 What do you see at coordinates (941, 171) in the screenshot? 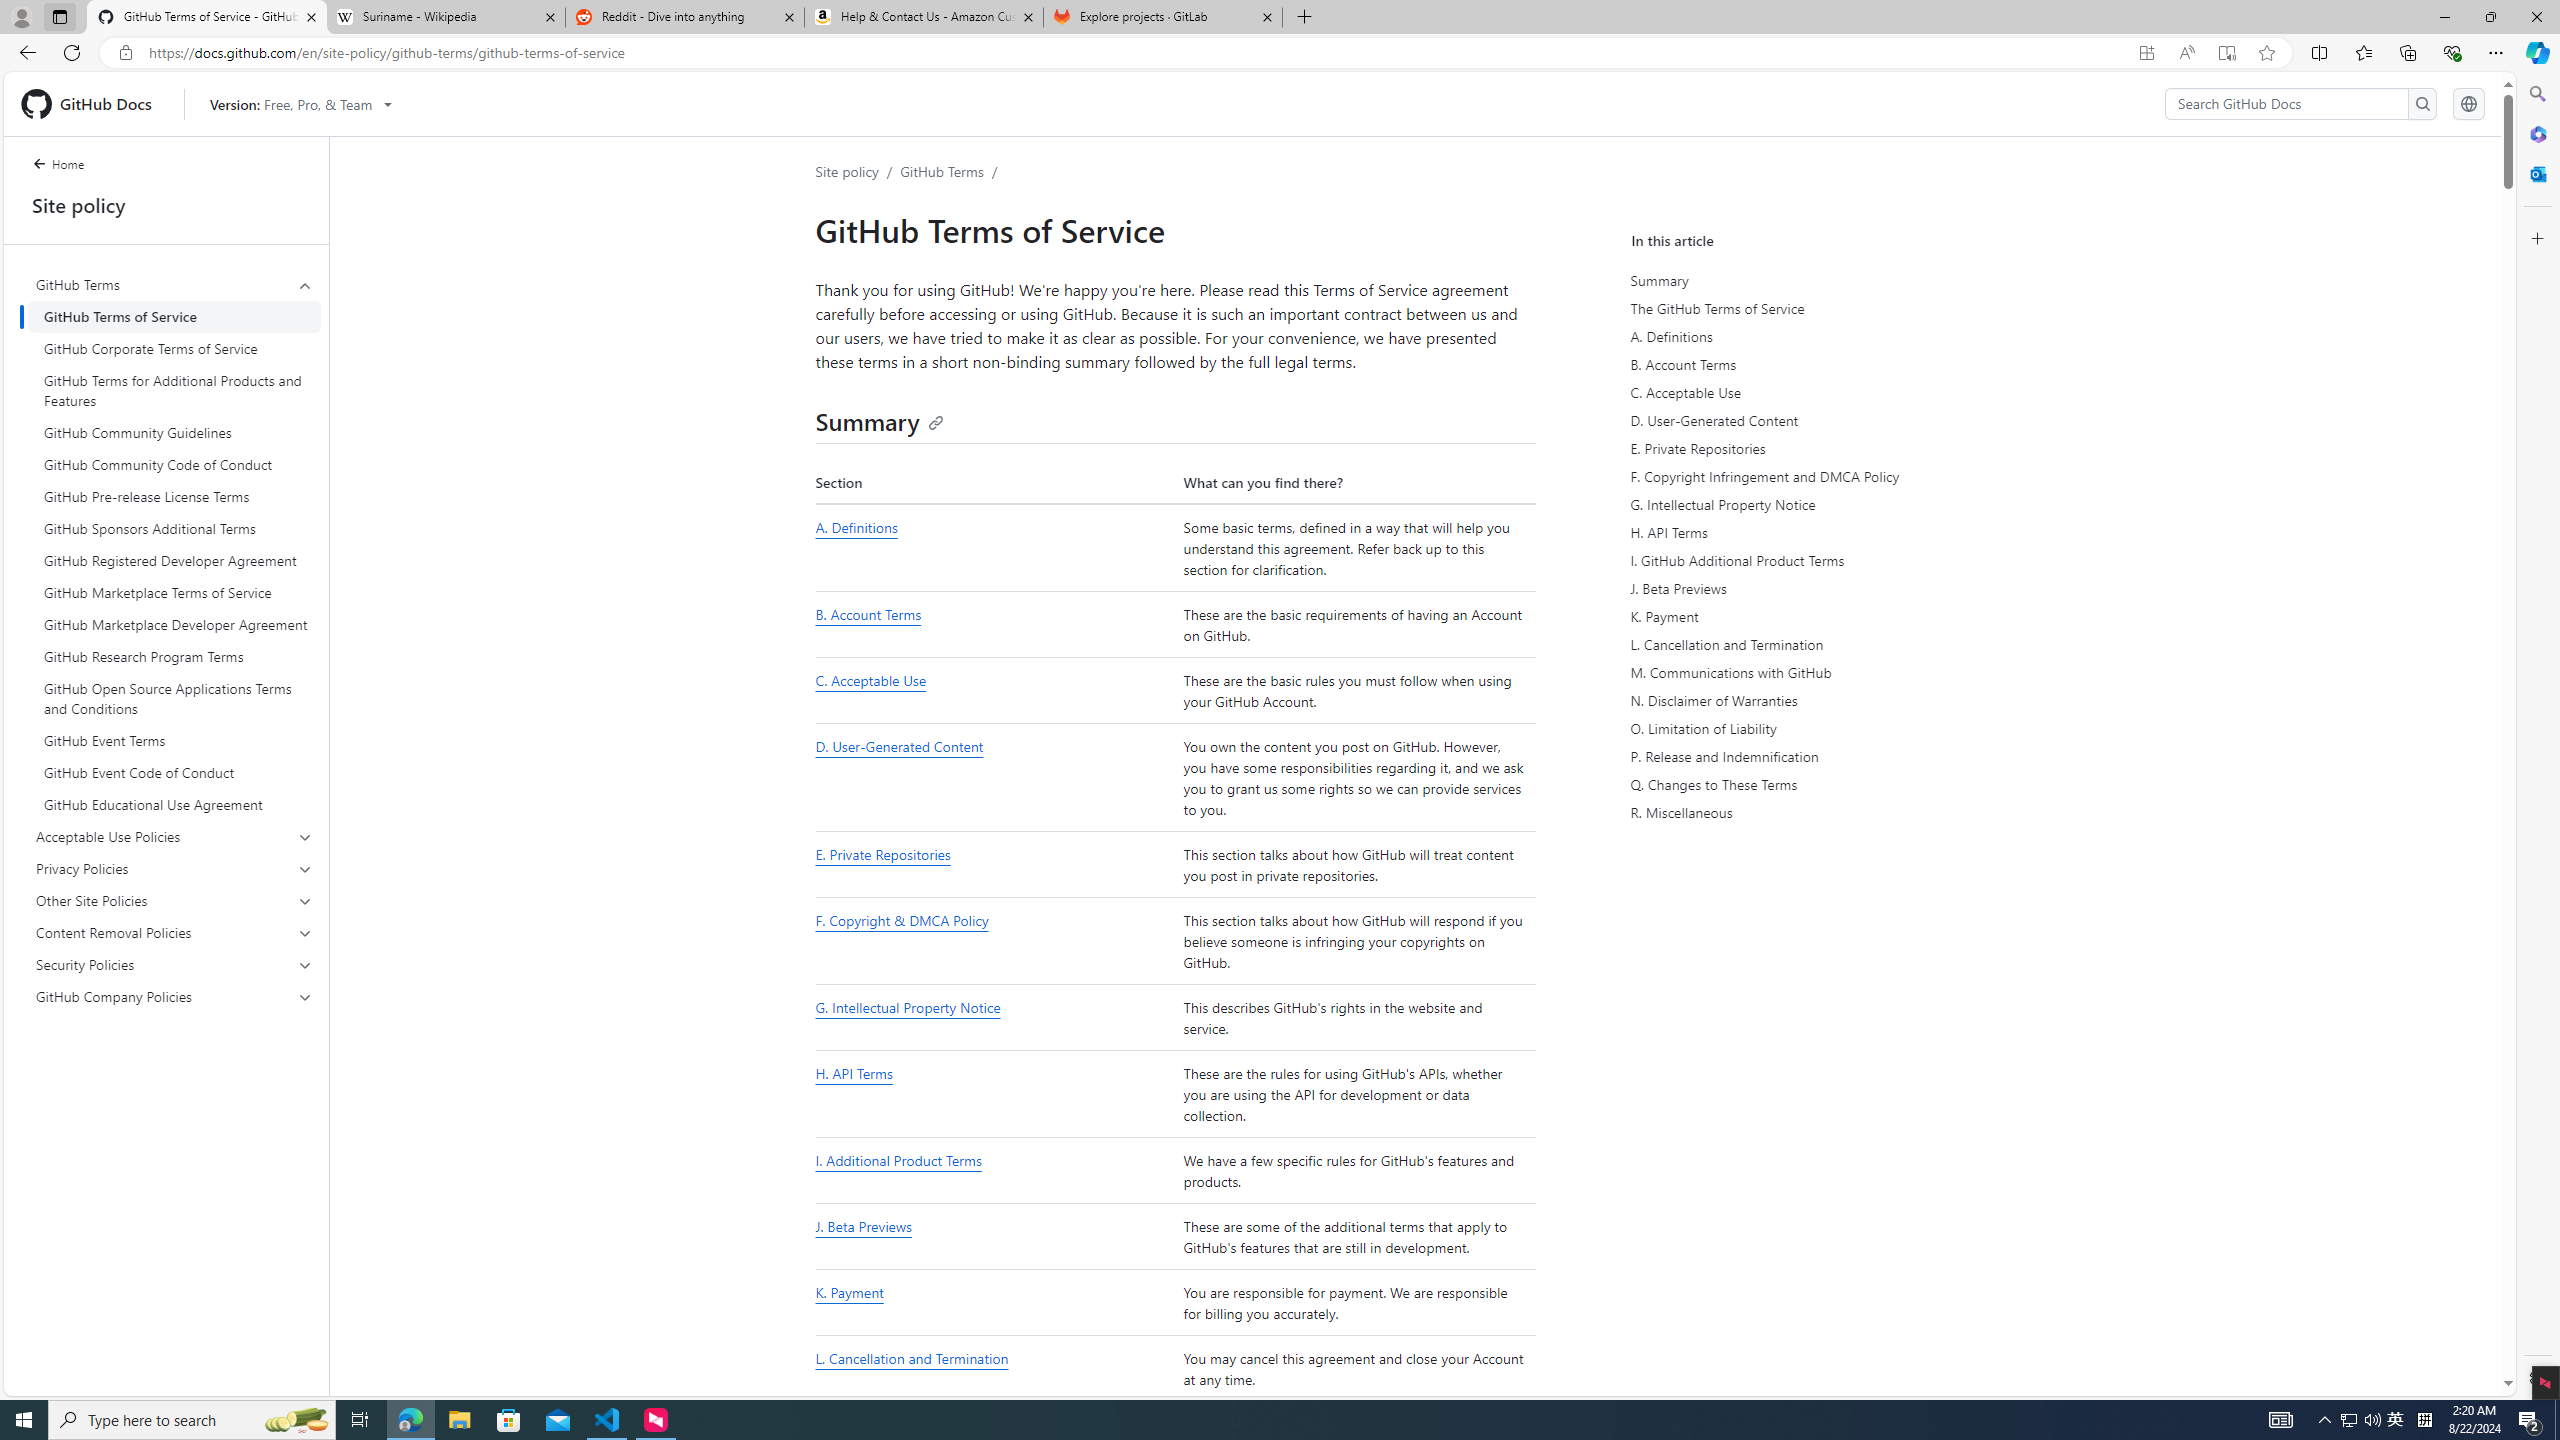
I see `'GitHub Terms'` at bounding box center [941, 171].